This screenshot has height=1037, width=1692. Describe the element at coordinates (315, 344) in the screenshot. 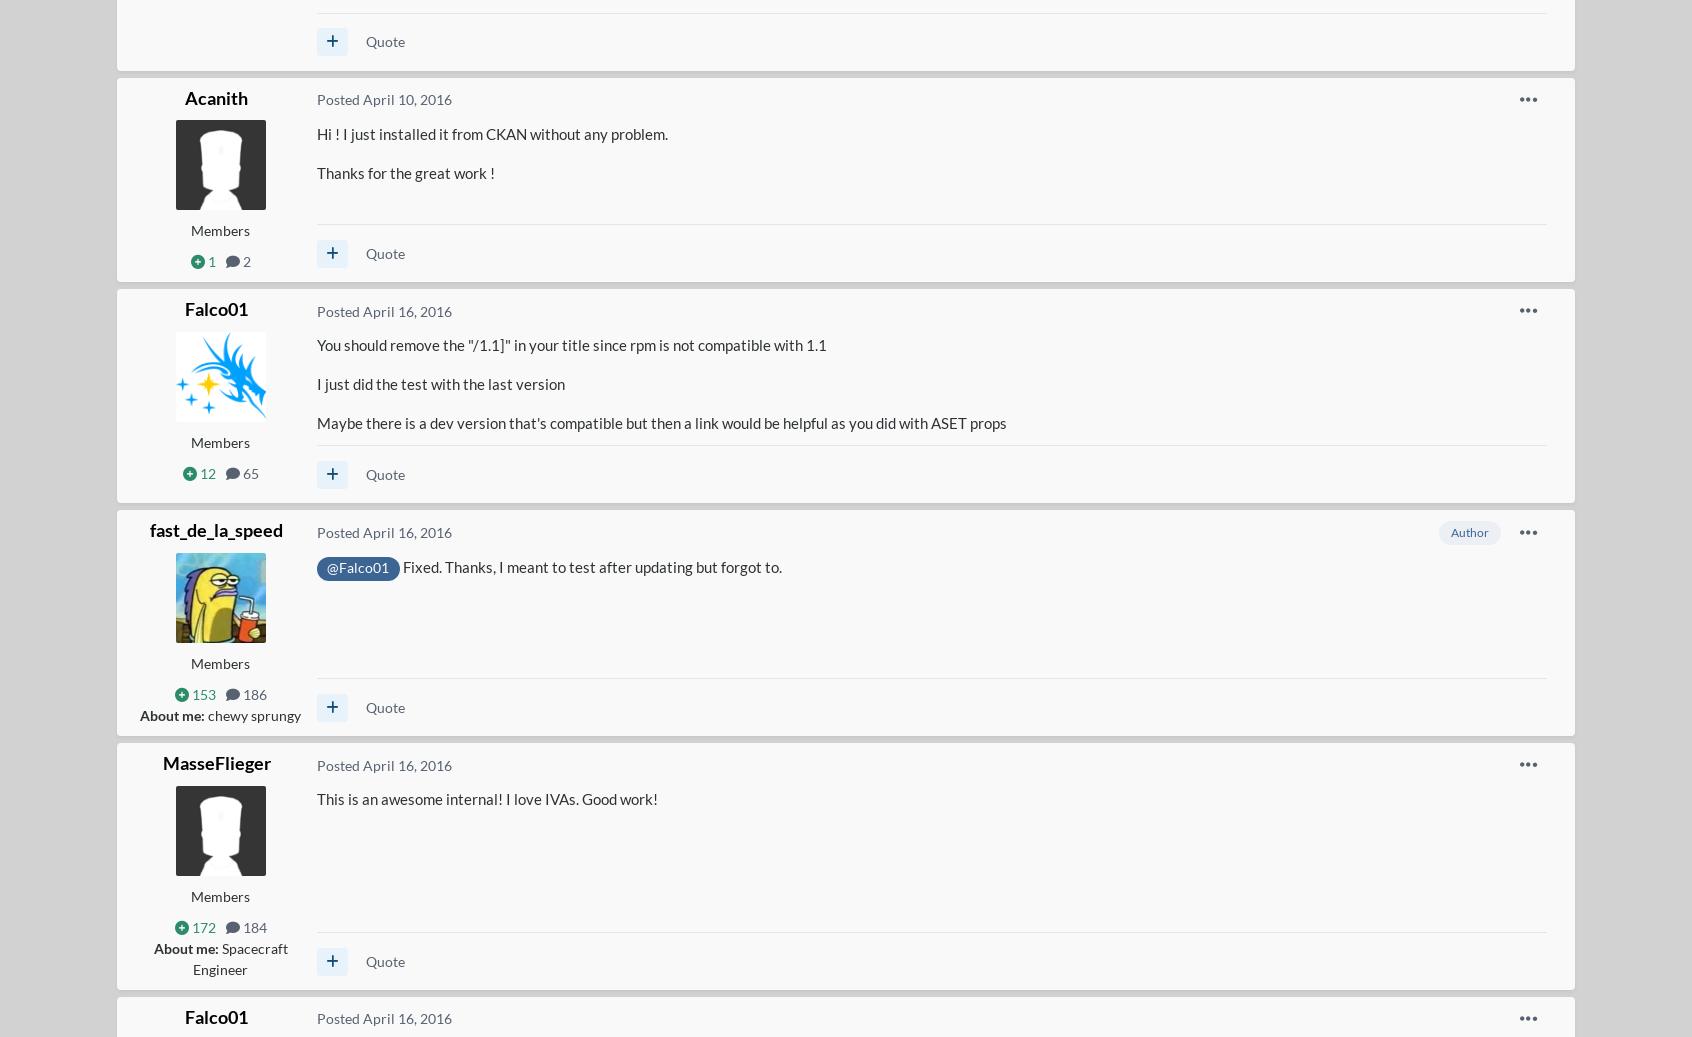

I see `'You should remove the "/1.1]" in your title since rpm is not compatible with 1.1'` at that location.